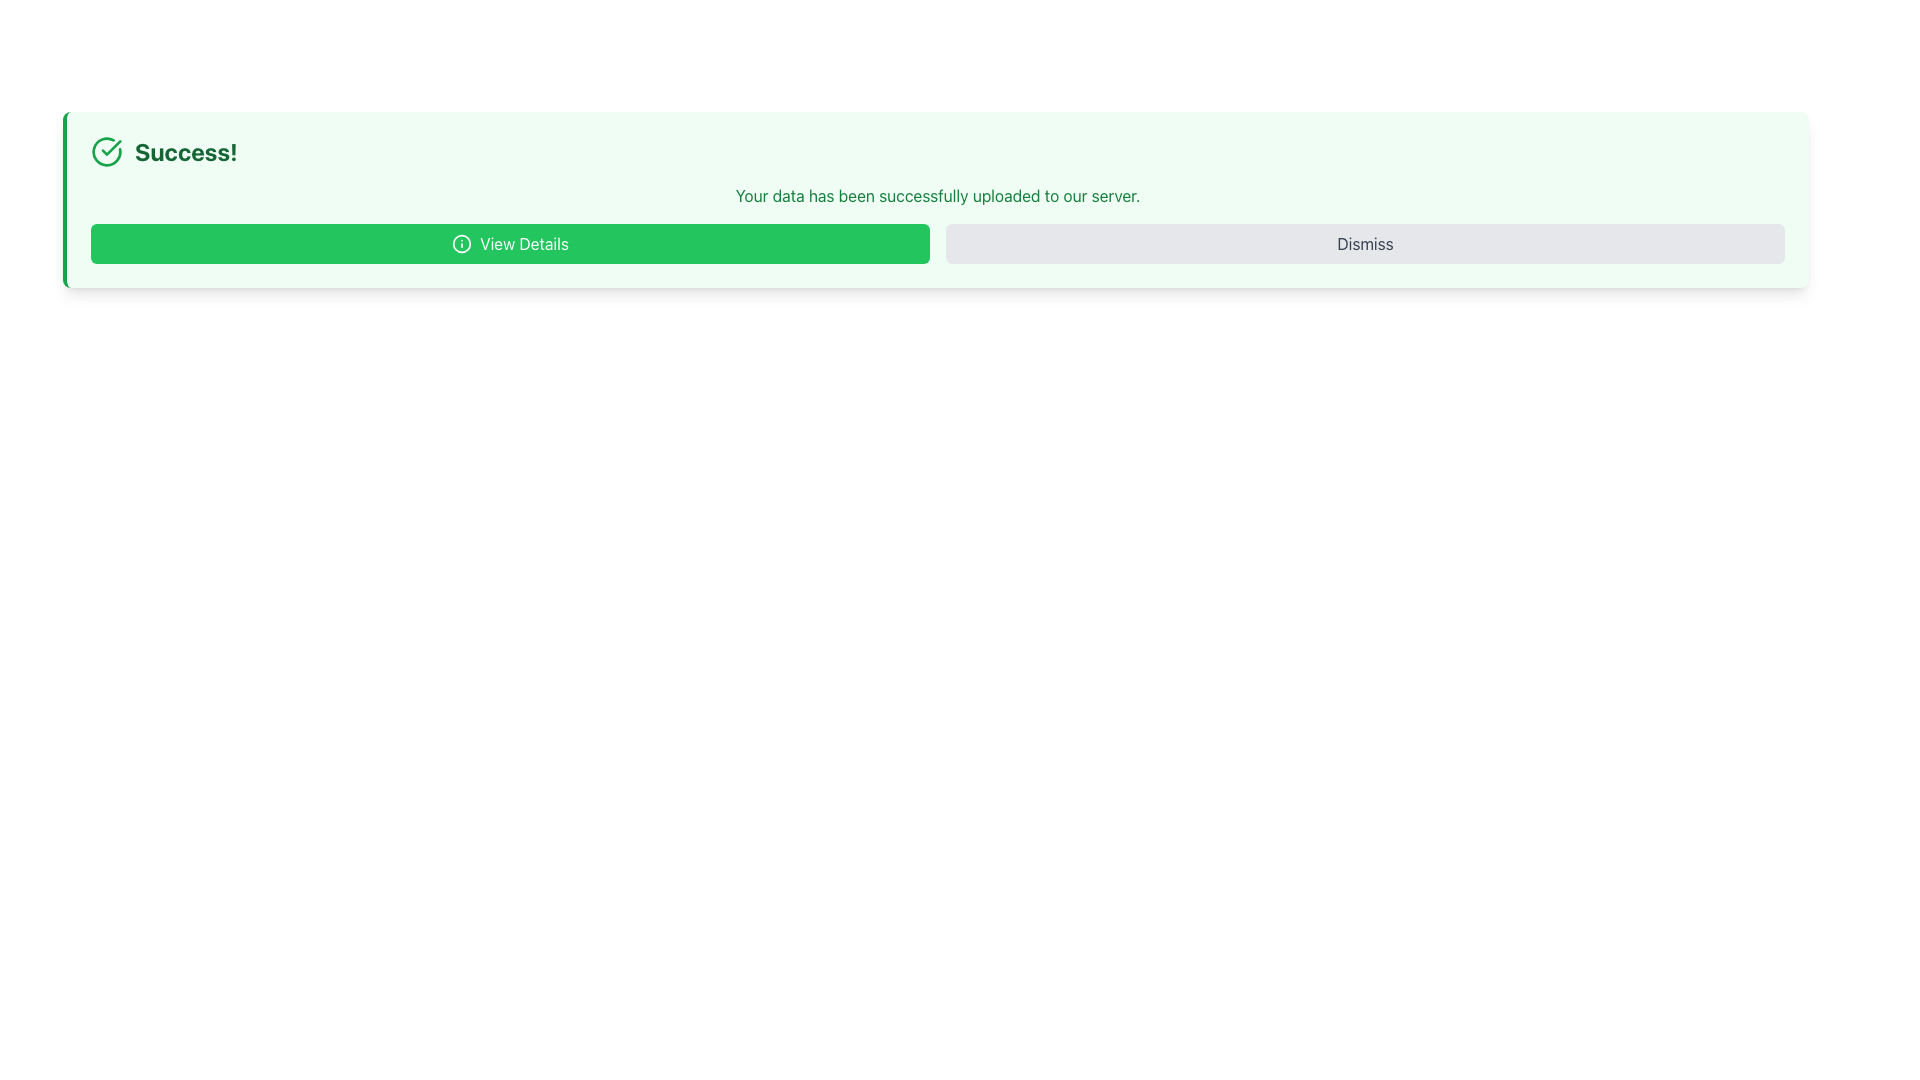 The image size is (1920, 1080). I want to click on the 'View Details' button with a green background and an information icon to observe its tooltip if available, so click(510, 242).